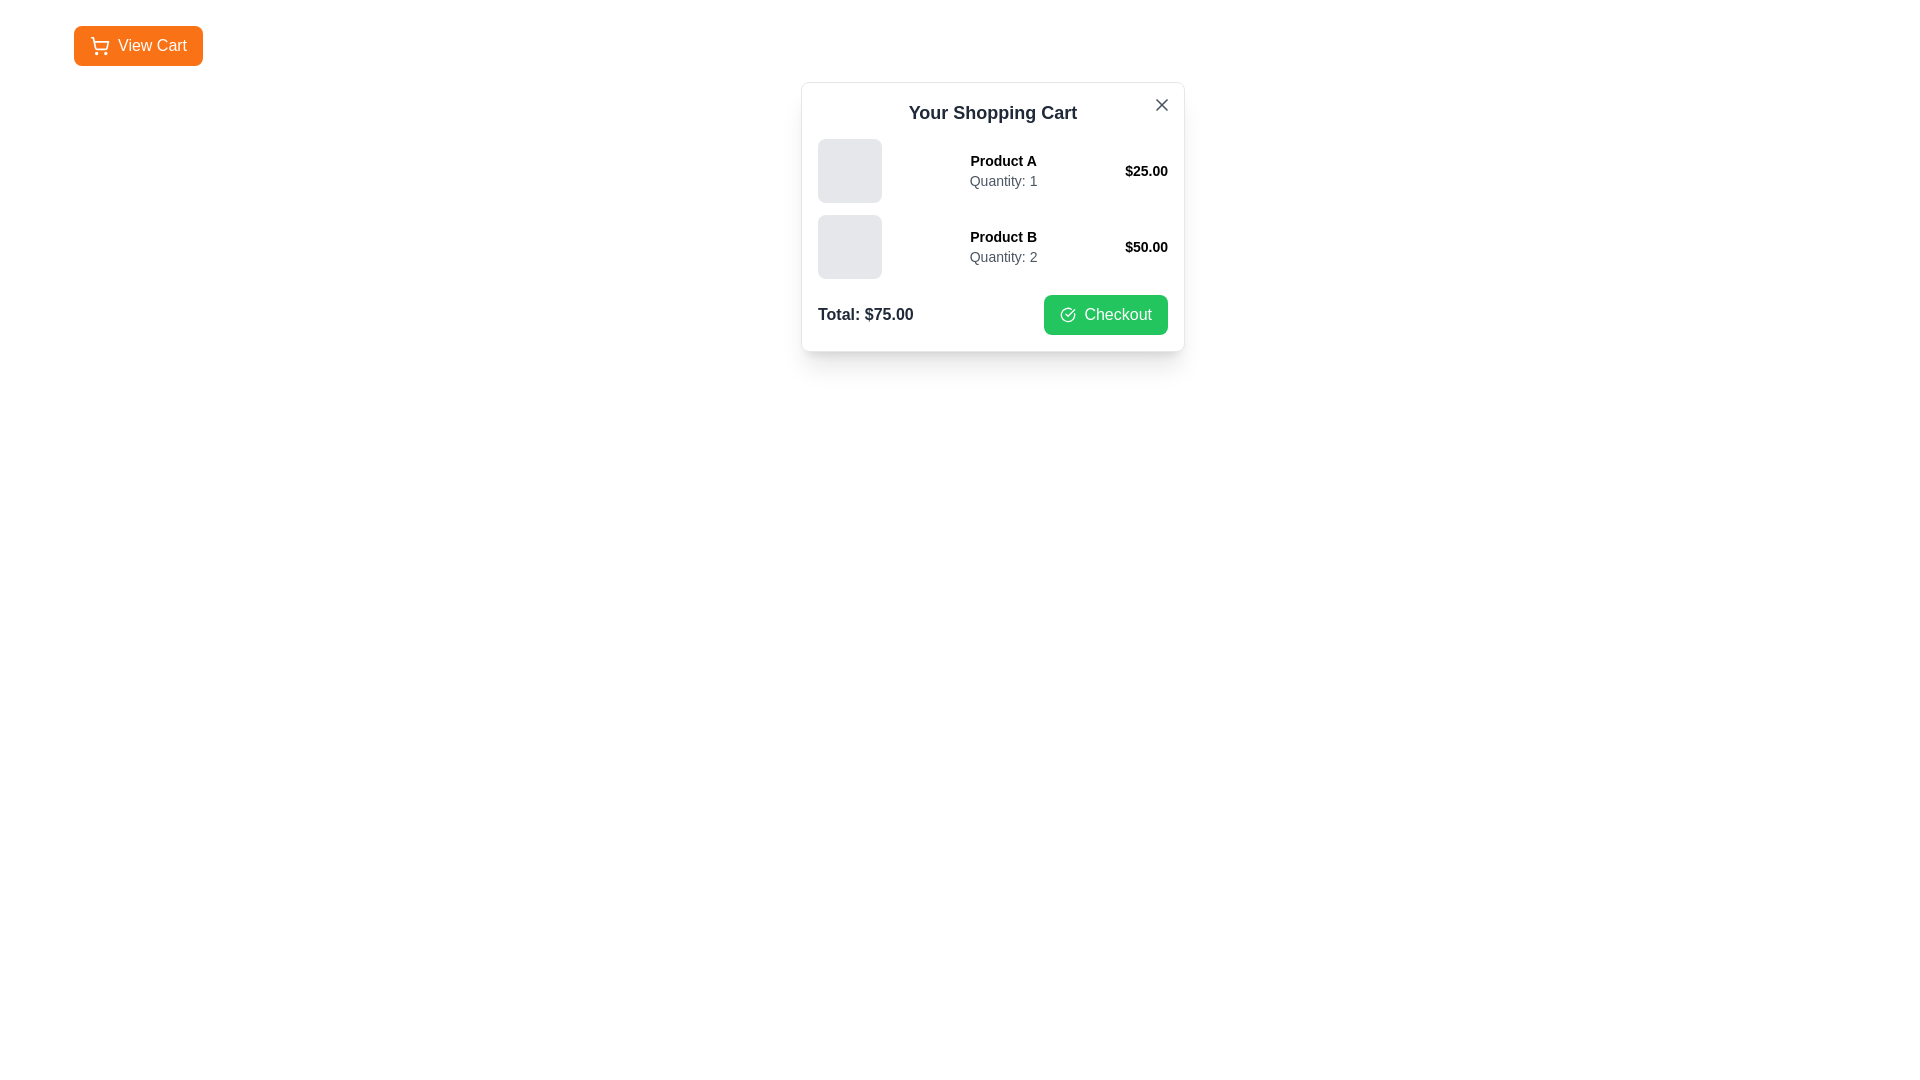  What do you see at coordinates (1003, 256) in the screenshot?
I see `the text label displaying 'Quantity: 2' located below 'Product B' in the shopping cart interface` at bounding box center [1003, 256].